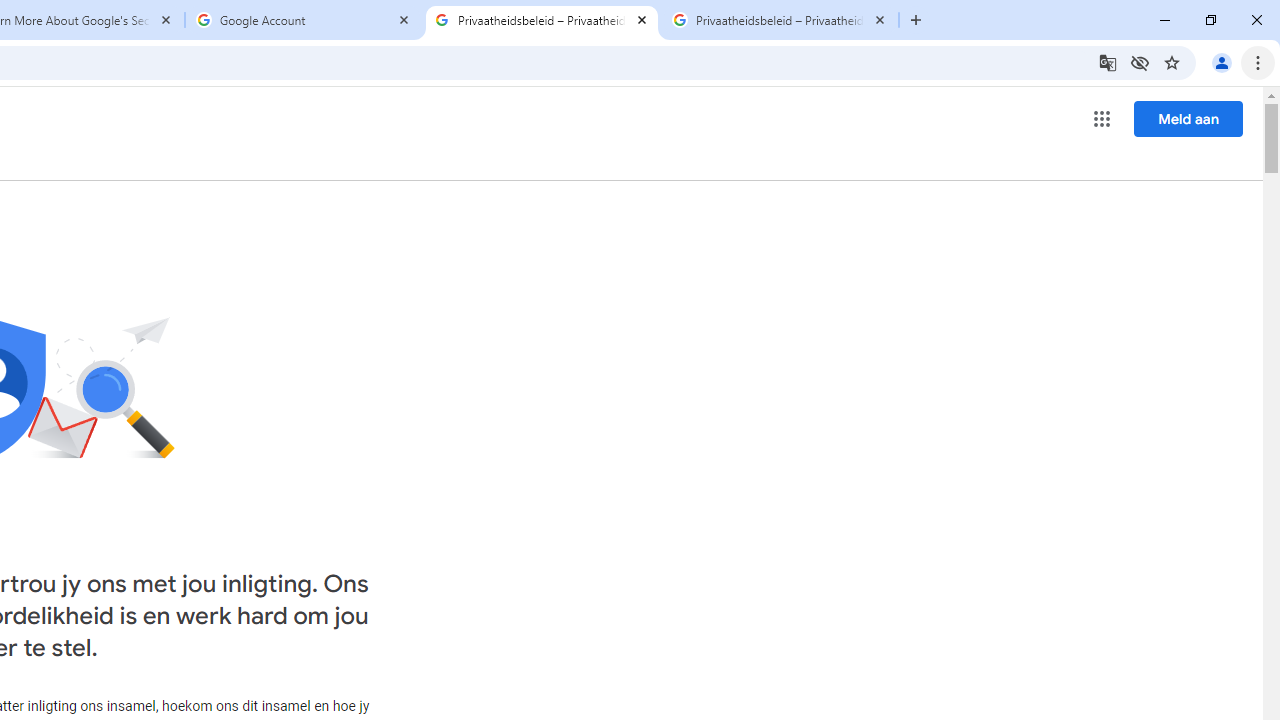  I want to click on 'Google-programme', so click(1101, 119).